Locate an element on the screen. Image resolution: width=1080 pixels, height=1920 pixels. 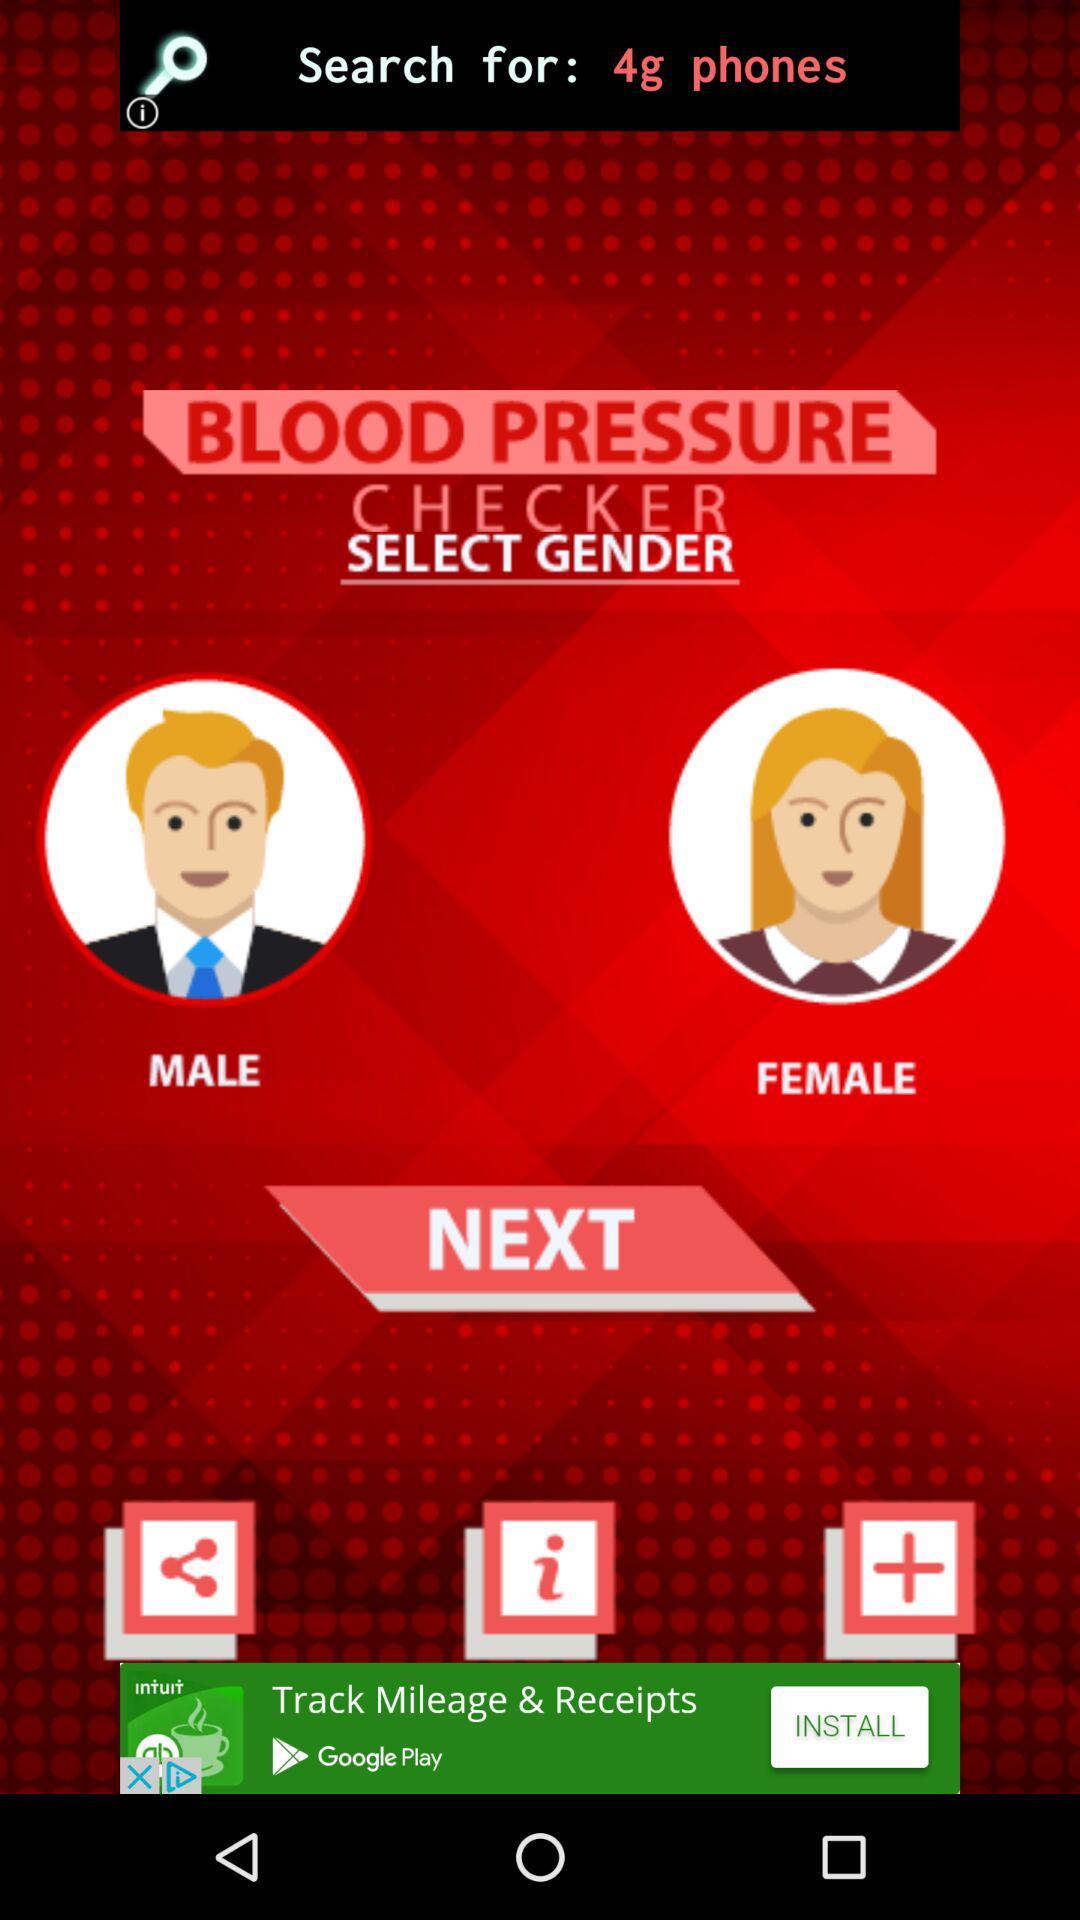
see information is located at coordinates (538, 1578).